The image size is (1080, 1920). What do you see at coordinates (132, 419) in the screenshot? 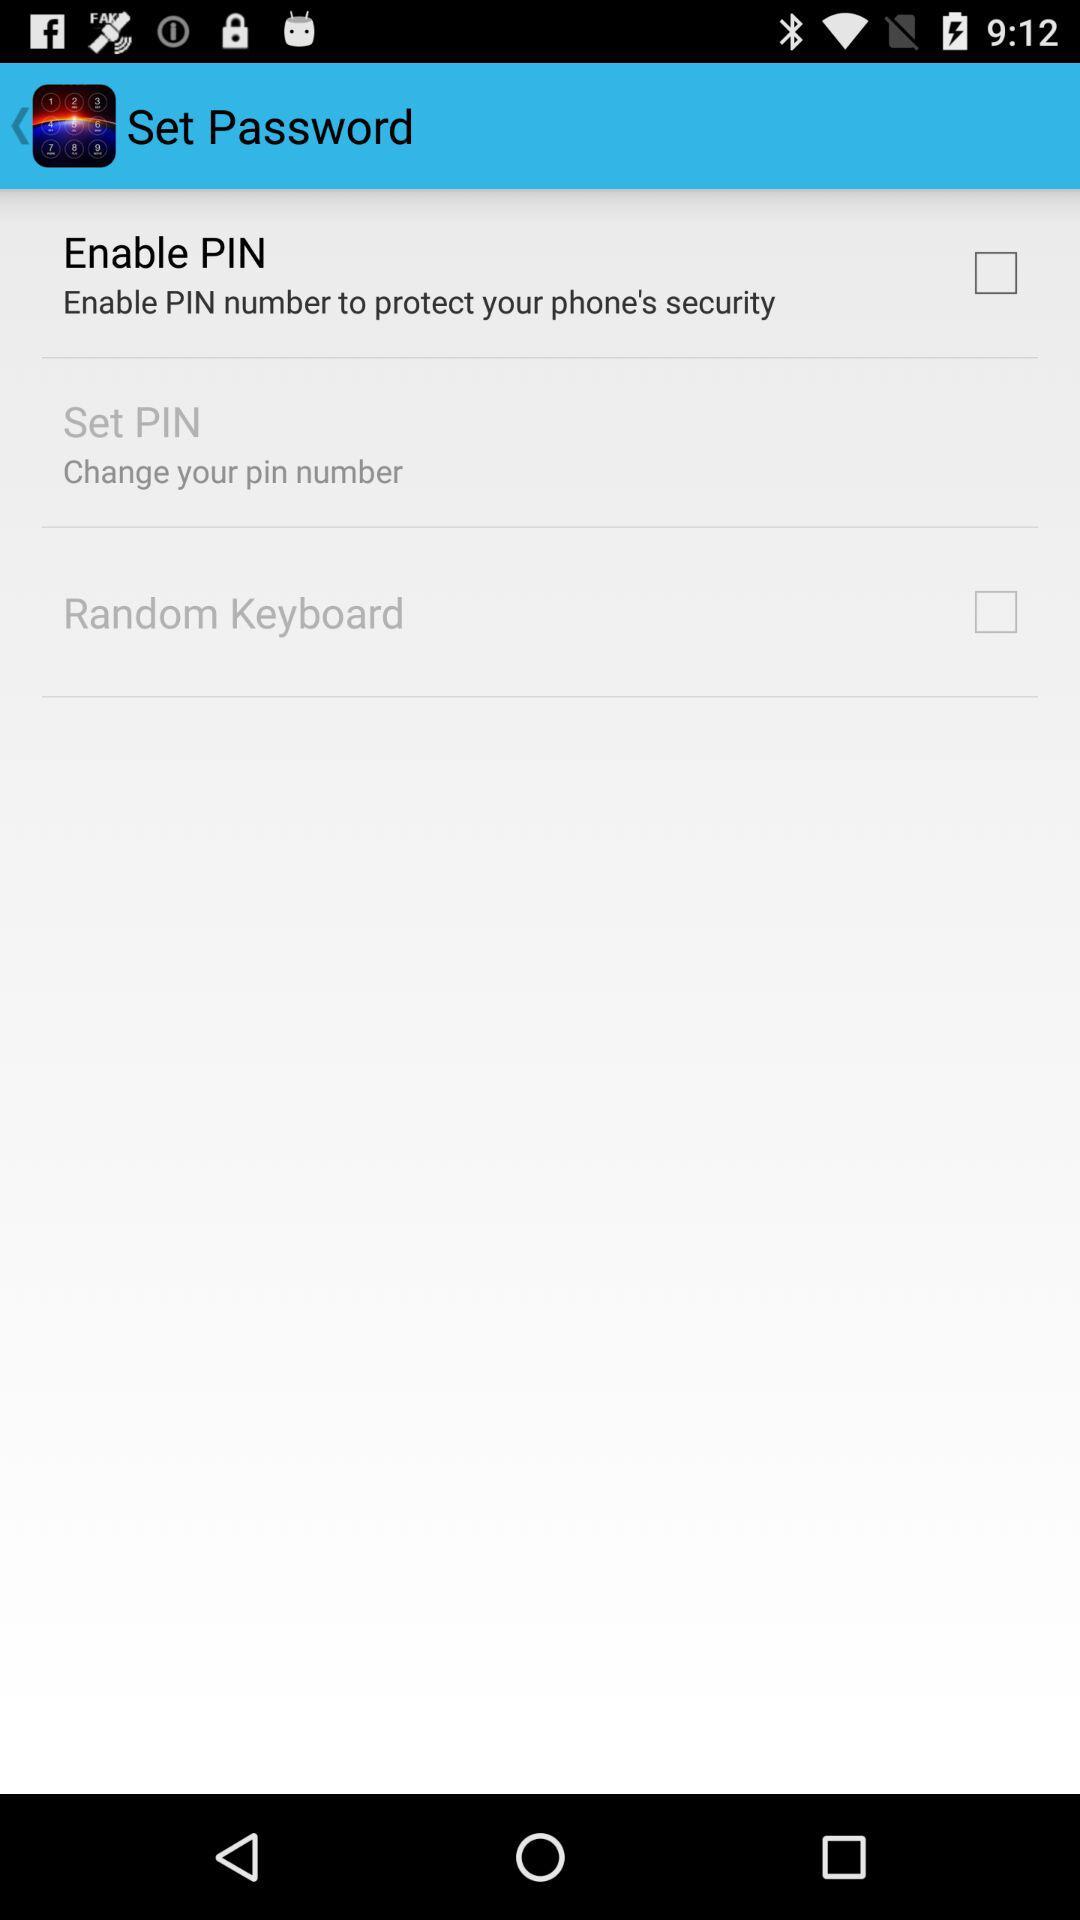
I see `the icon above change your pin` at bounding box center [132, 419].